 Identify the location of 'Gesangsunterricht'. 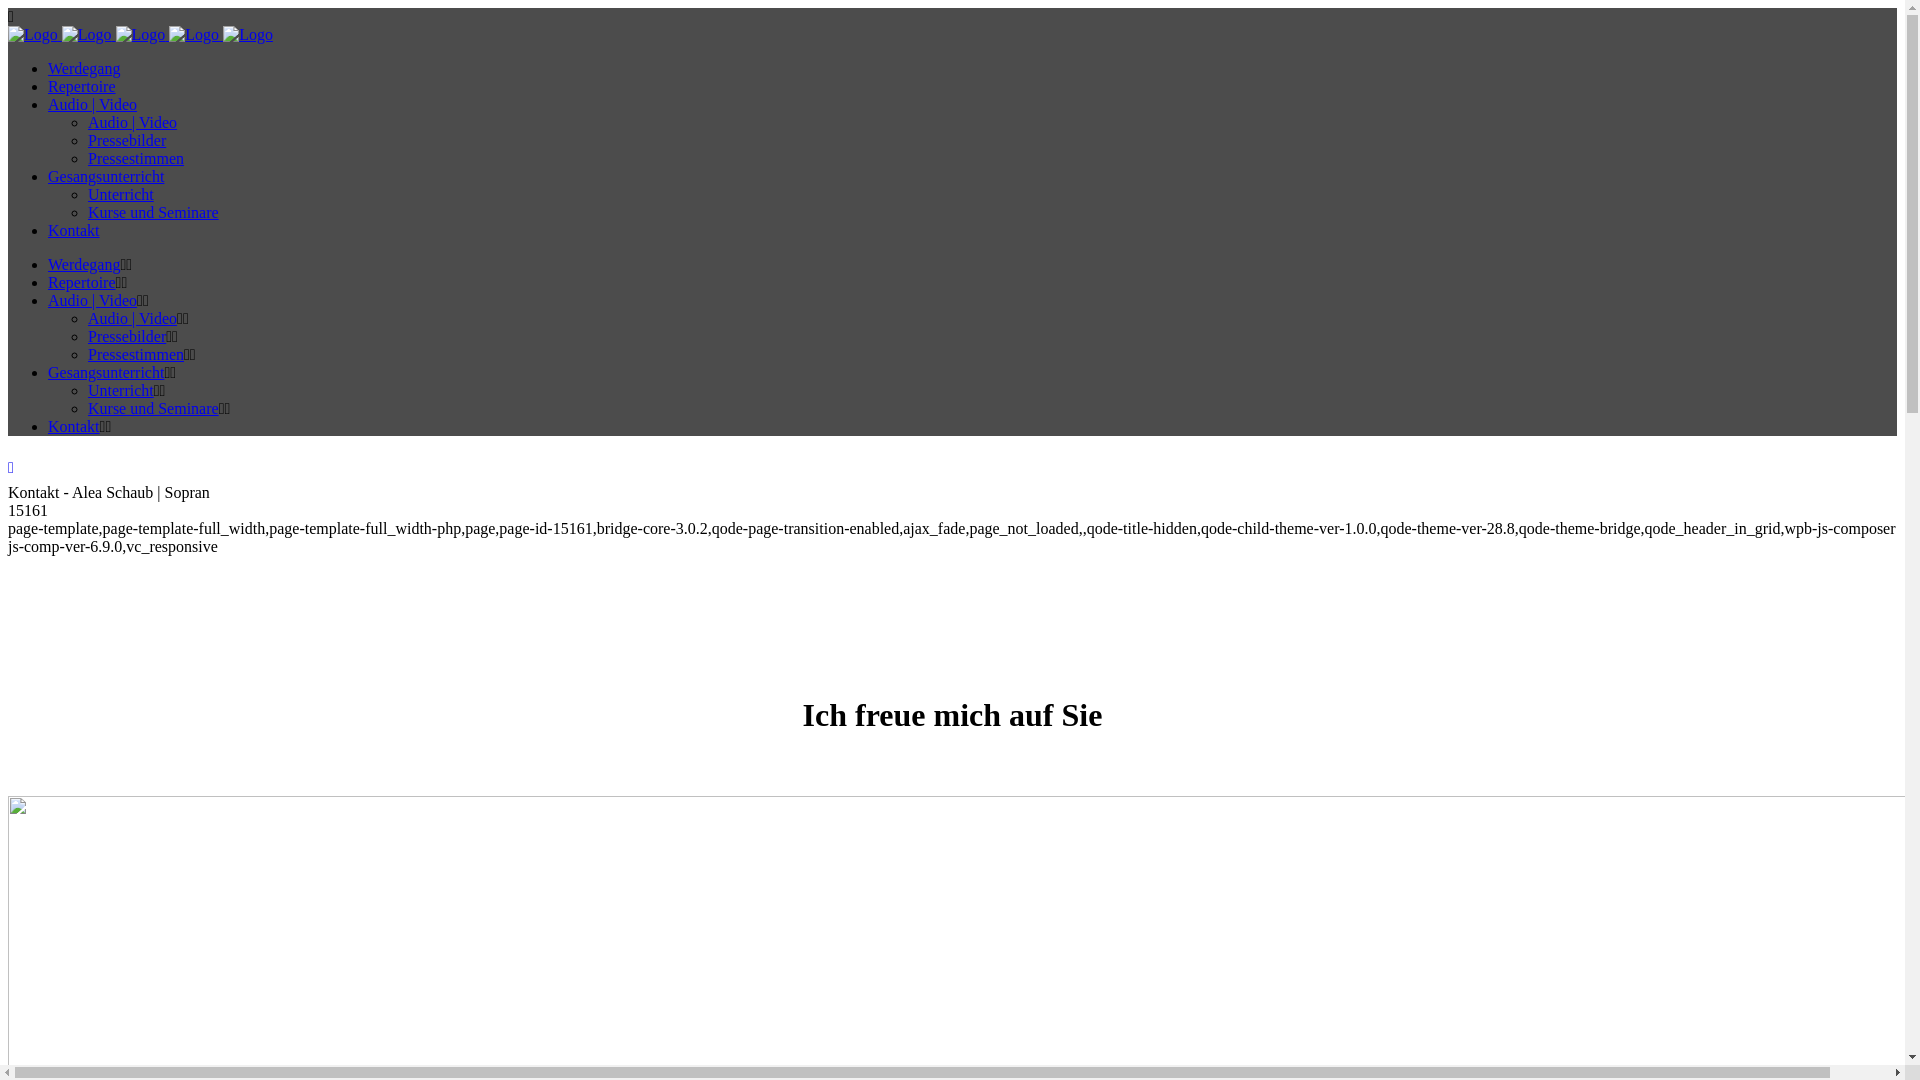
(104, 372).